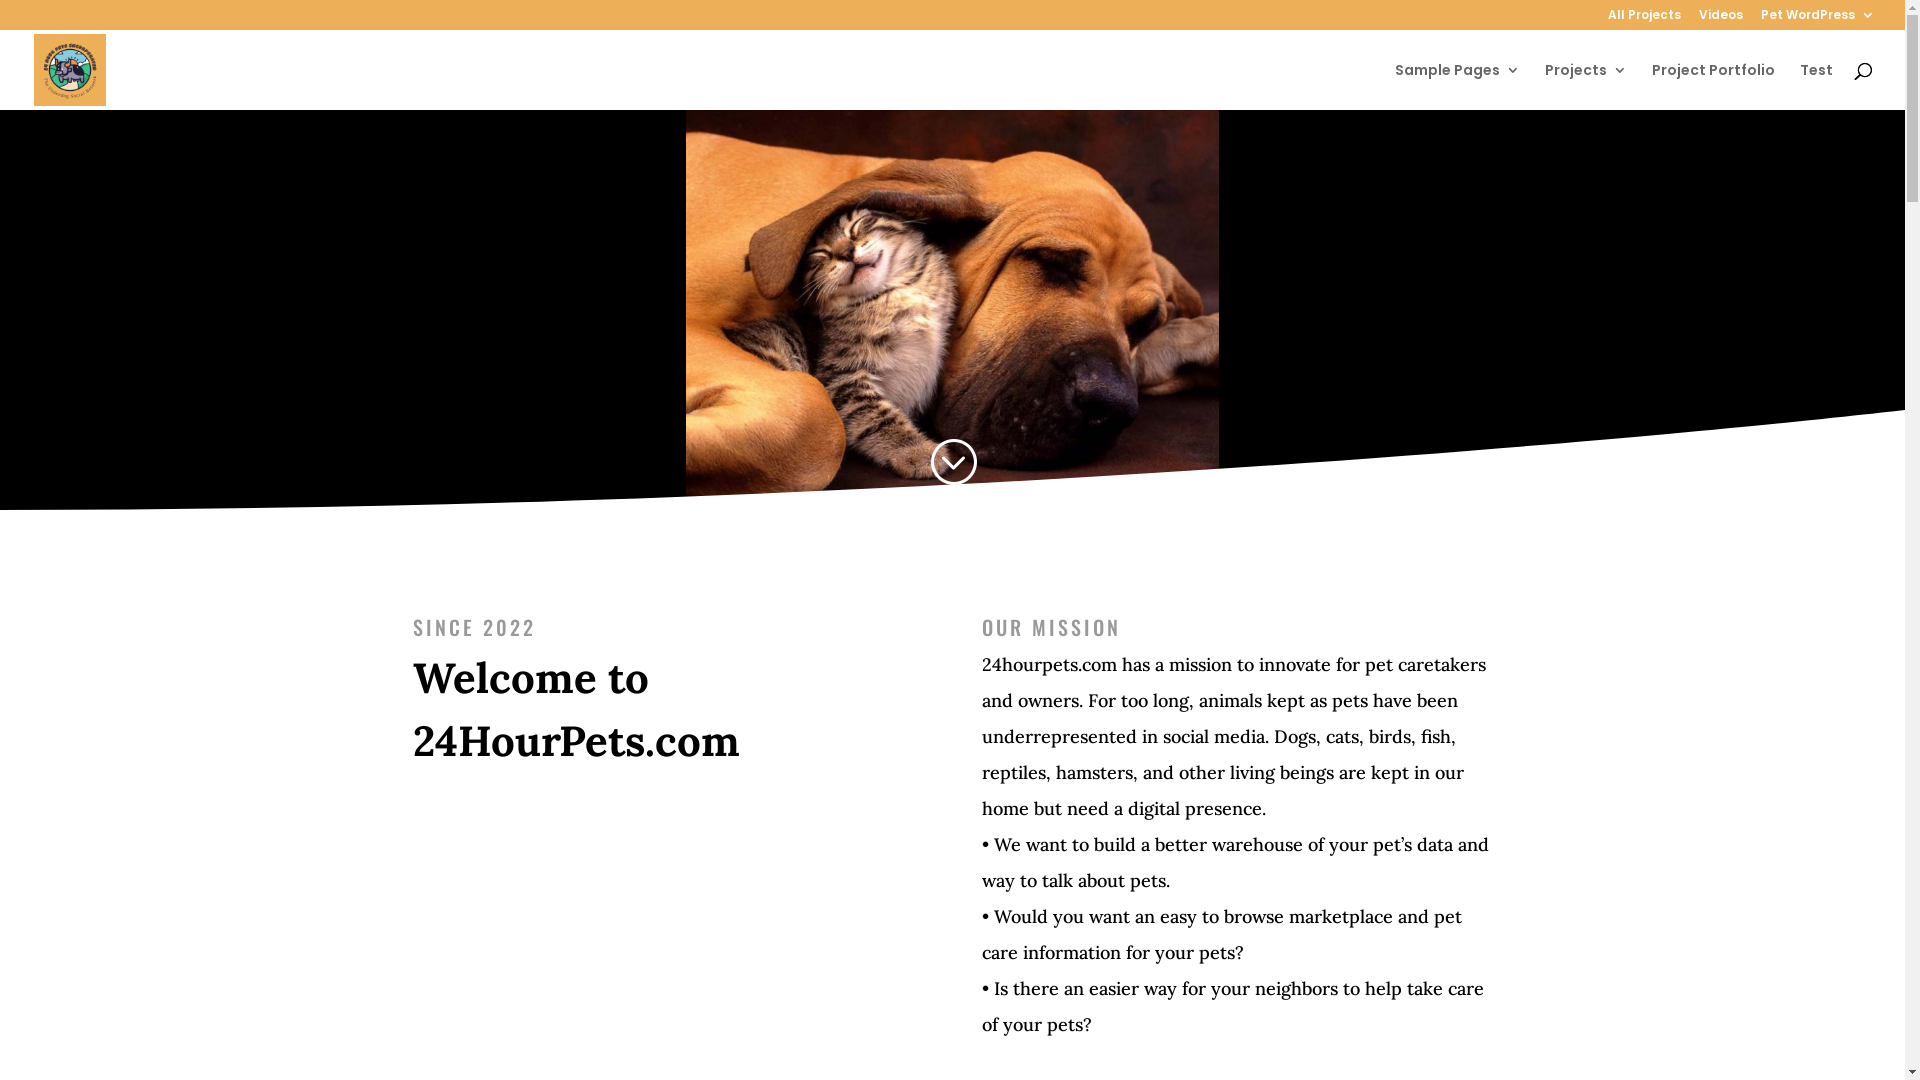 The image size is (1920, 1080). I want to click on 'Pet WordPress', so click(1818, 19).